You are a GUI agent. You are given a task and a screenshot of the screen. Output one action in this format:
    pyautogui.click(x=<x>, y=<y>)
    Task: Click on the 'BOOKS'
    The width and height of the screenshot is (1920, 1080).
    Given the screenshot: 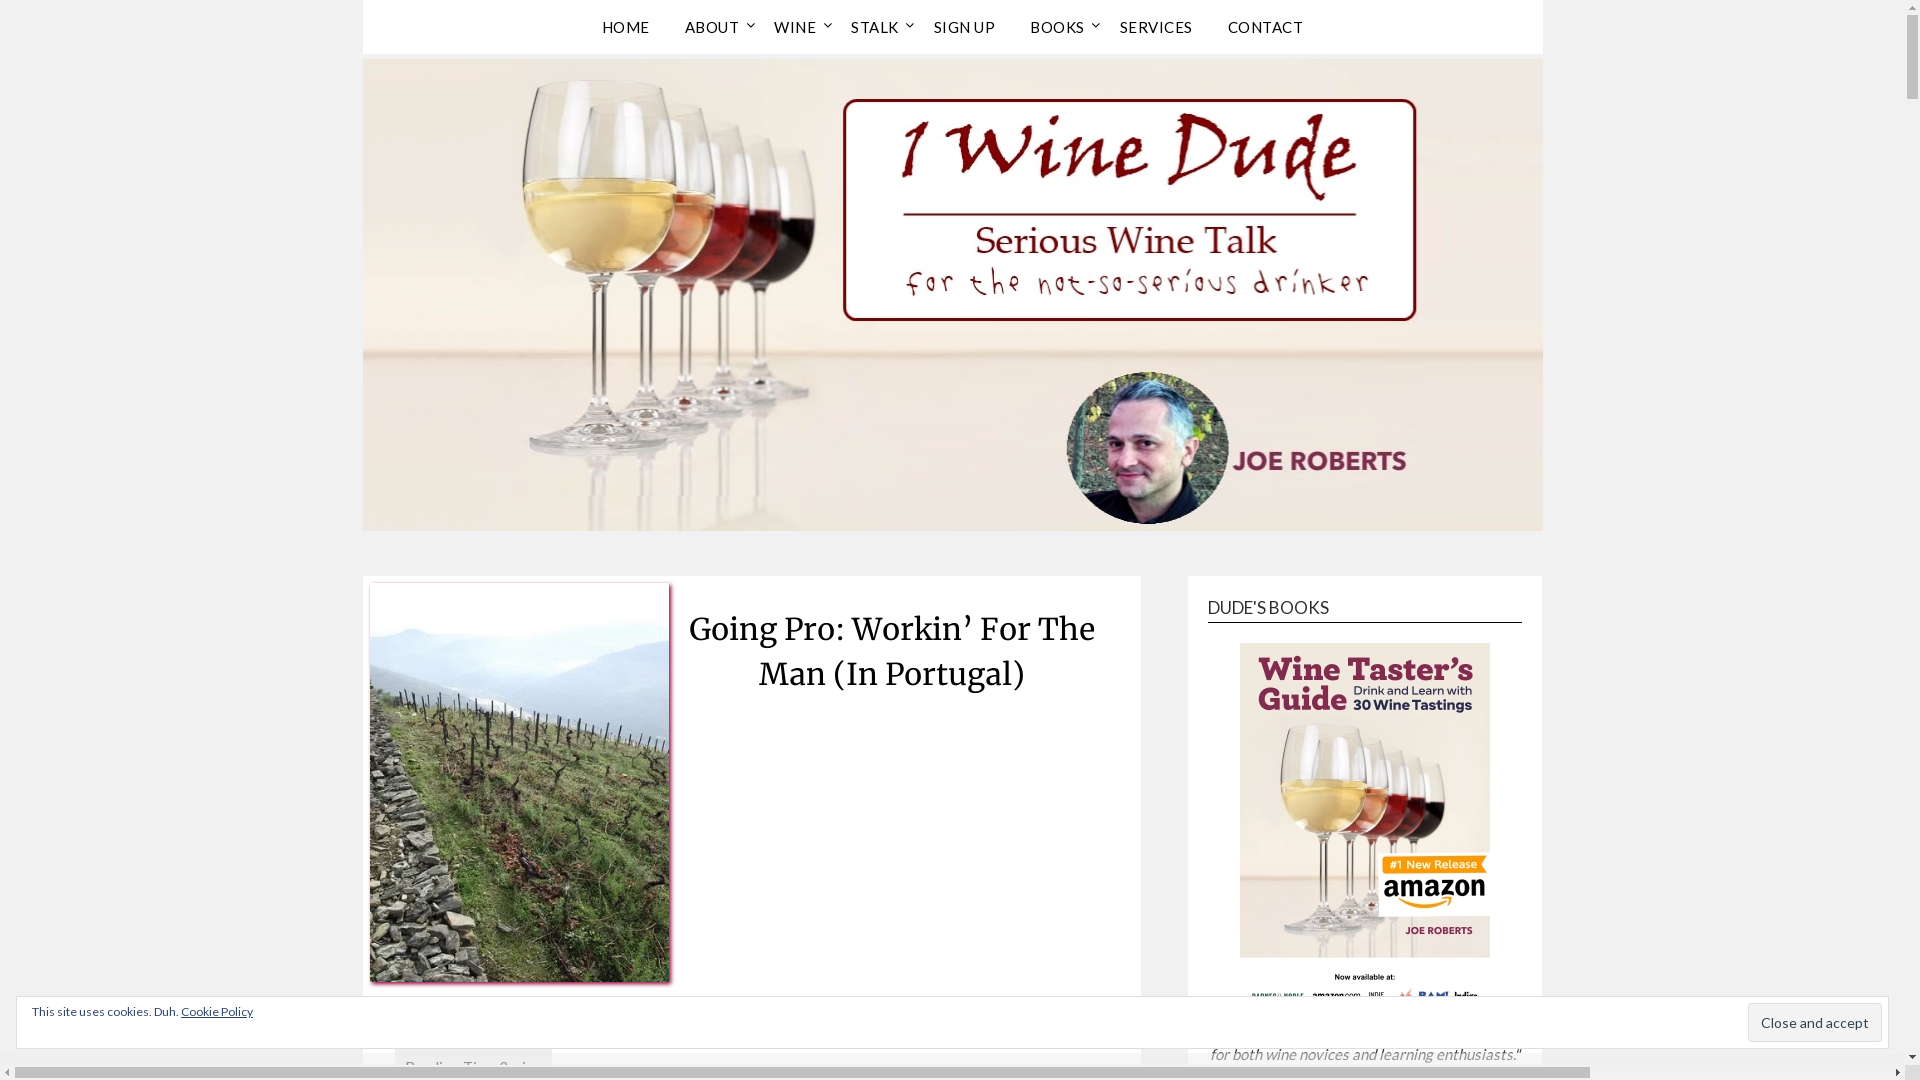 What is the action you would take?
    pyautogui.click(x=1013, y=27)
    